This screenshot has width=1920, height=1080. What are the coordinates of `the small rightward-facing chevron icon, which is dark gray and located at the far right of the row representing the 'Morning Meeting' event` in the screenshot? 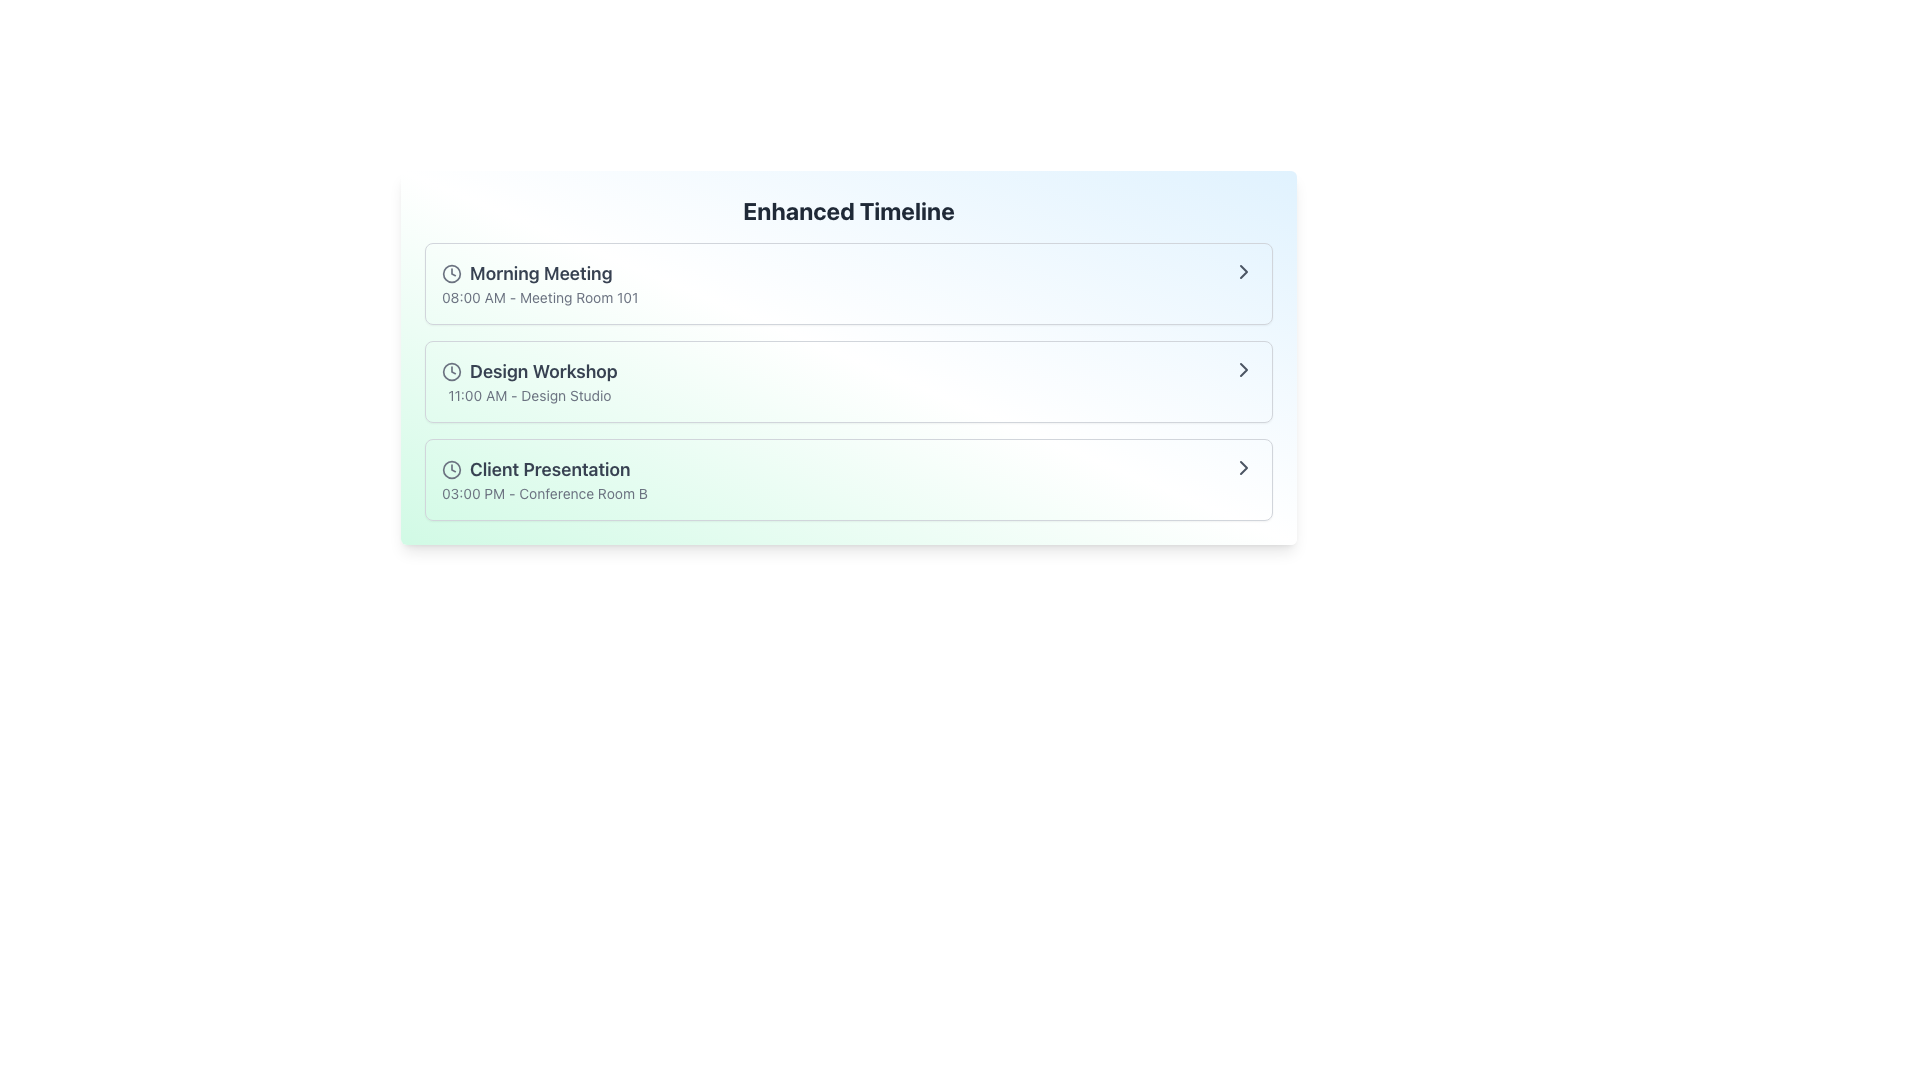 It's located at (1242, 272).